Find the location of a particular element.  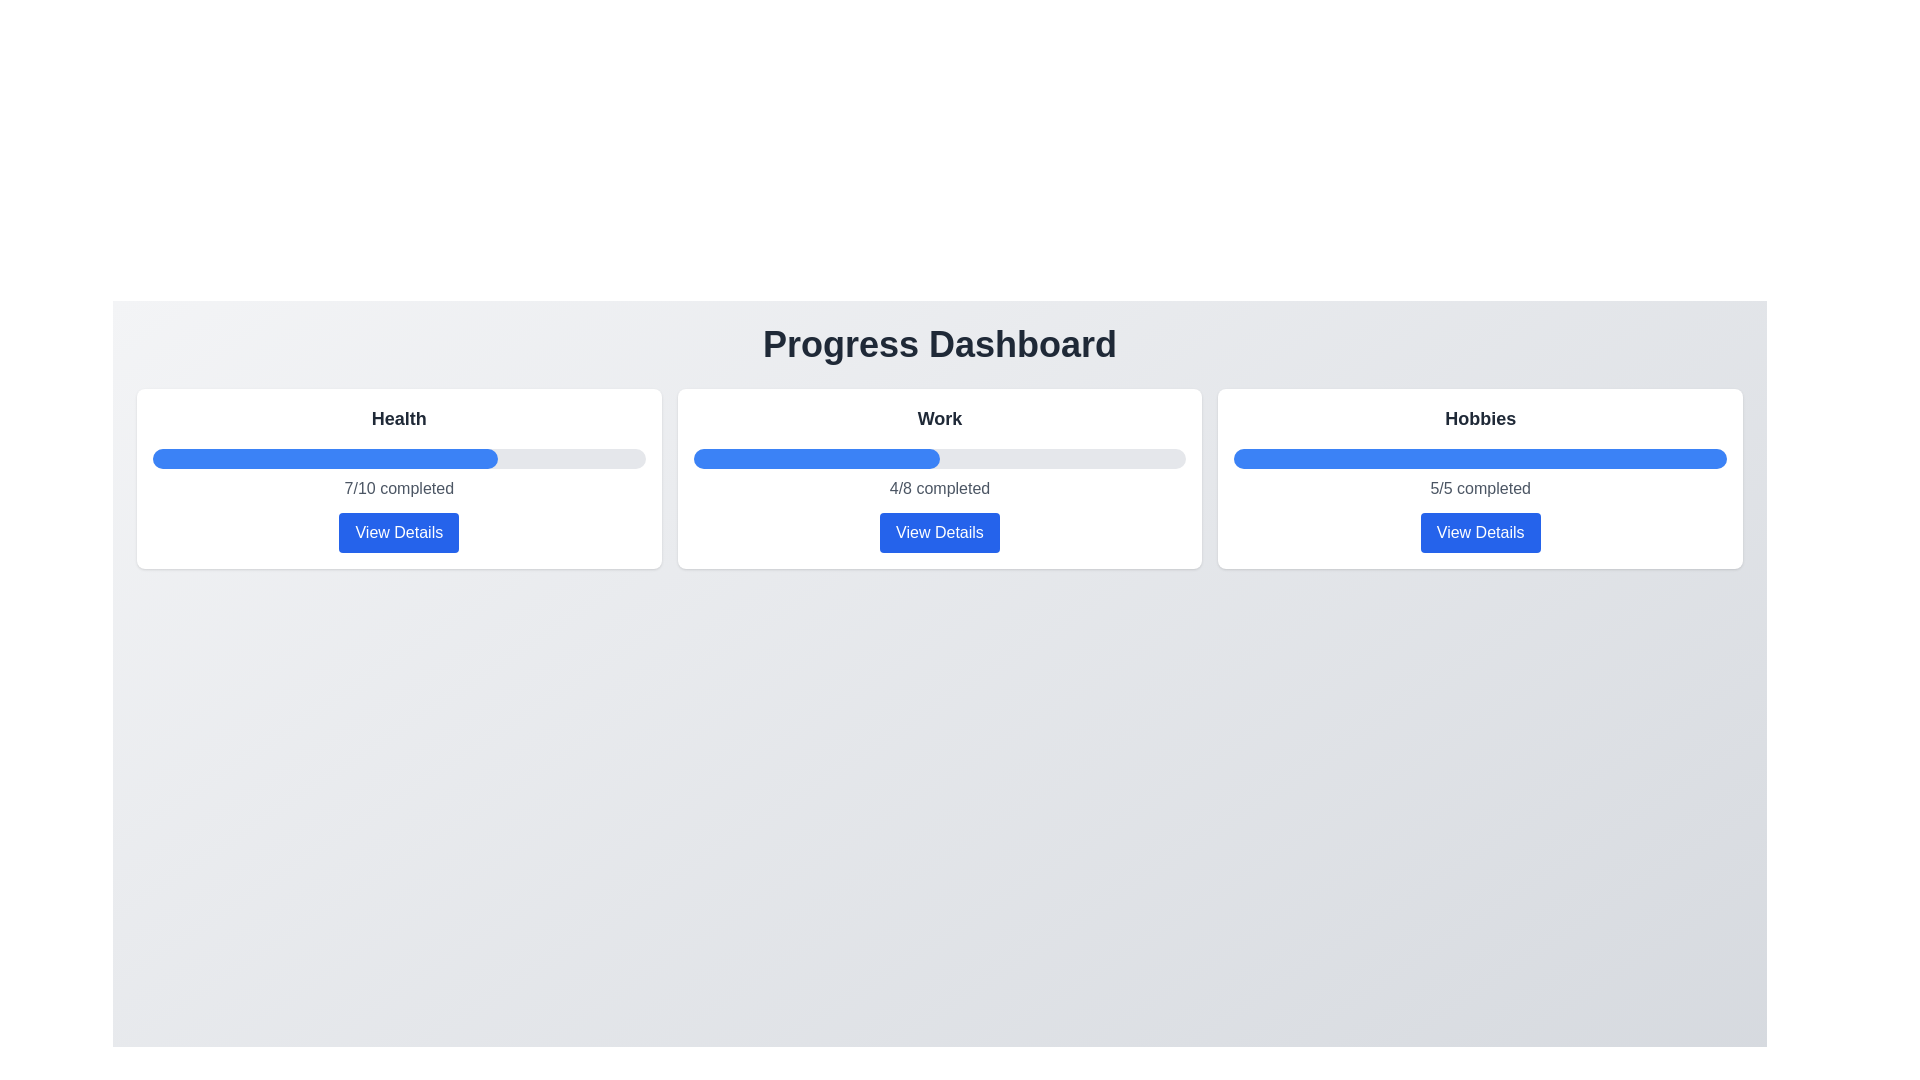

the text label displaying 'Work' that is styled in bold and large dark gray font, located at the top of the middle card in the set of three horizontally aligned cards is located at coordinates (939, 418).